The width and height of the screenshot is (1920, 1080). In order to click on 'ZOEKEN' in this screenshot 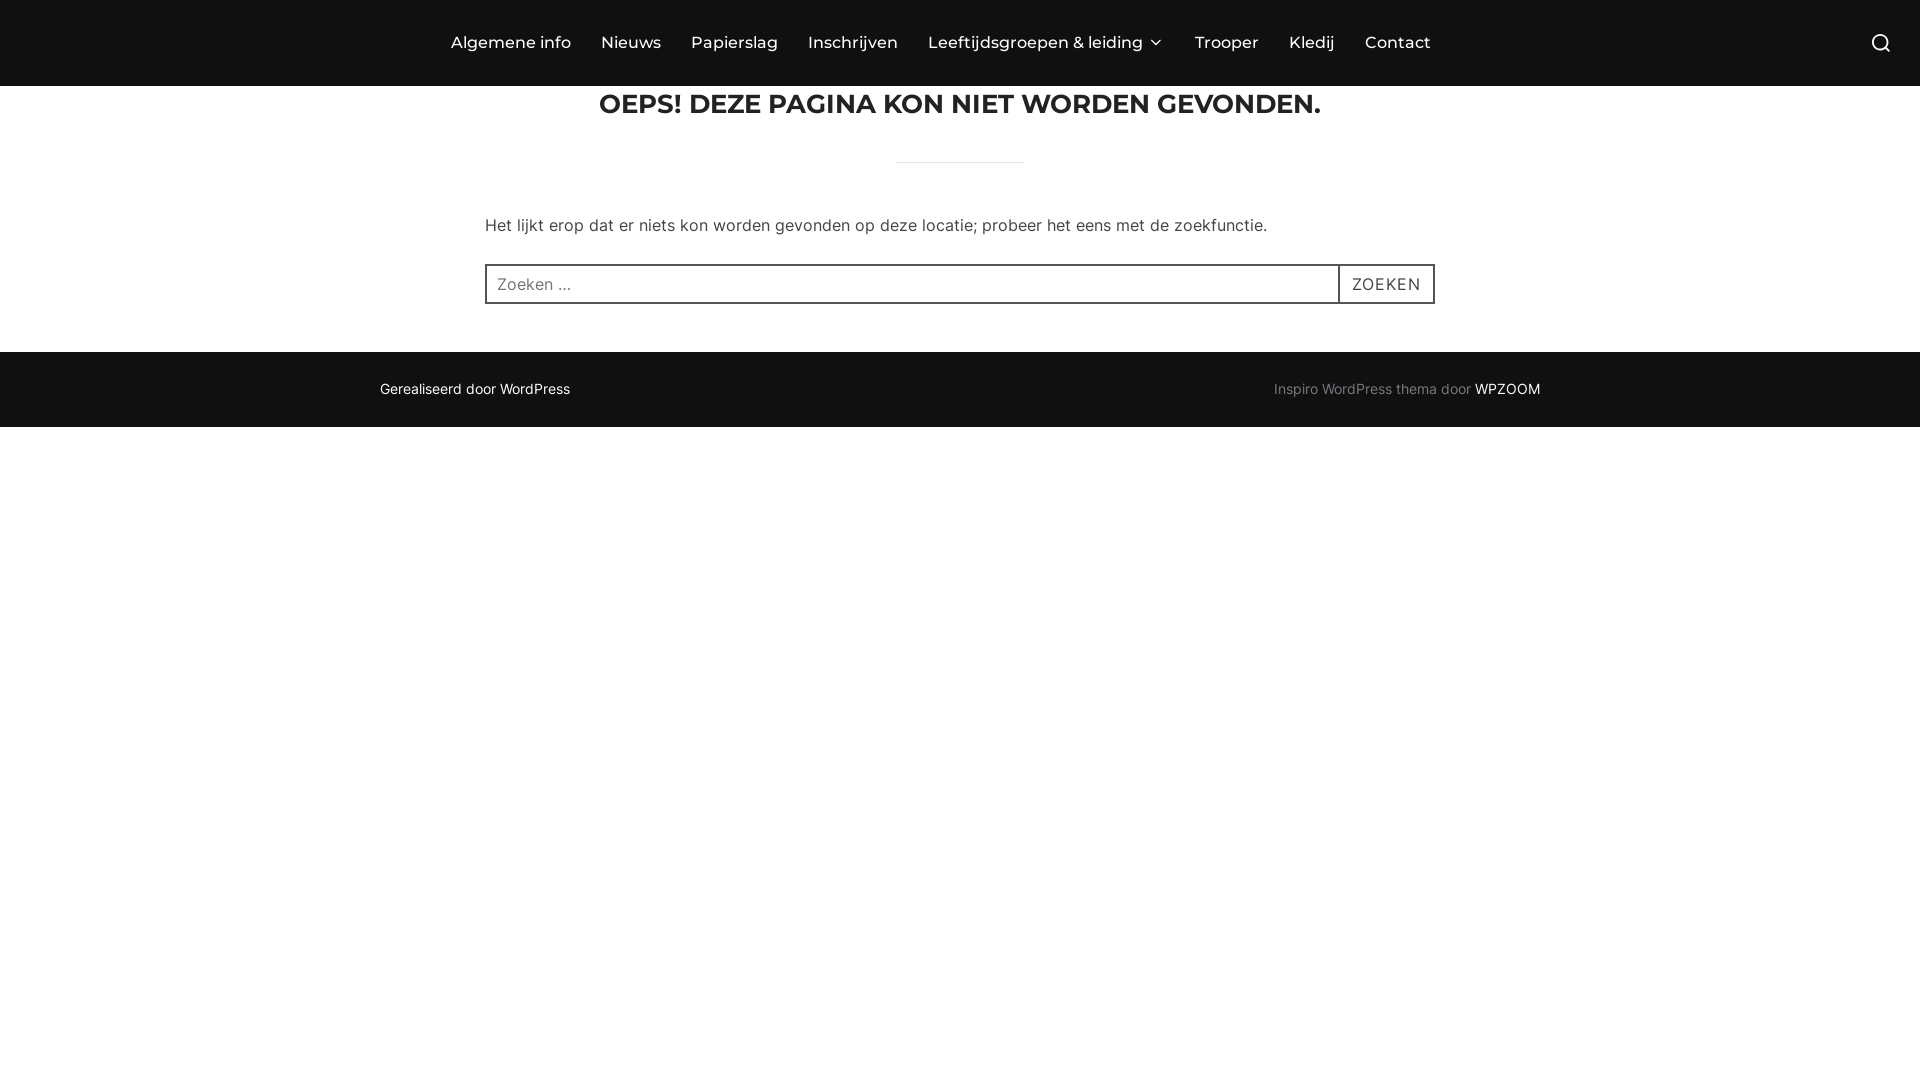, I will do `click(1385, 284)`.